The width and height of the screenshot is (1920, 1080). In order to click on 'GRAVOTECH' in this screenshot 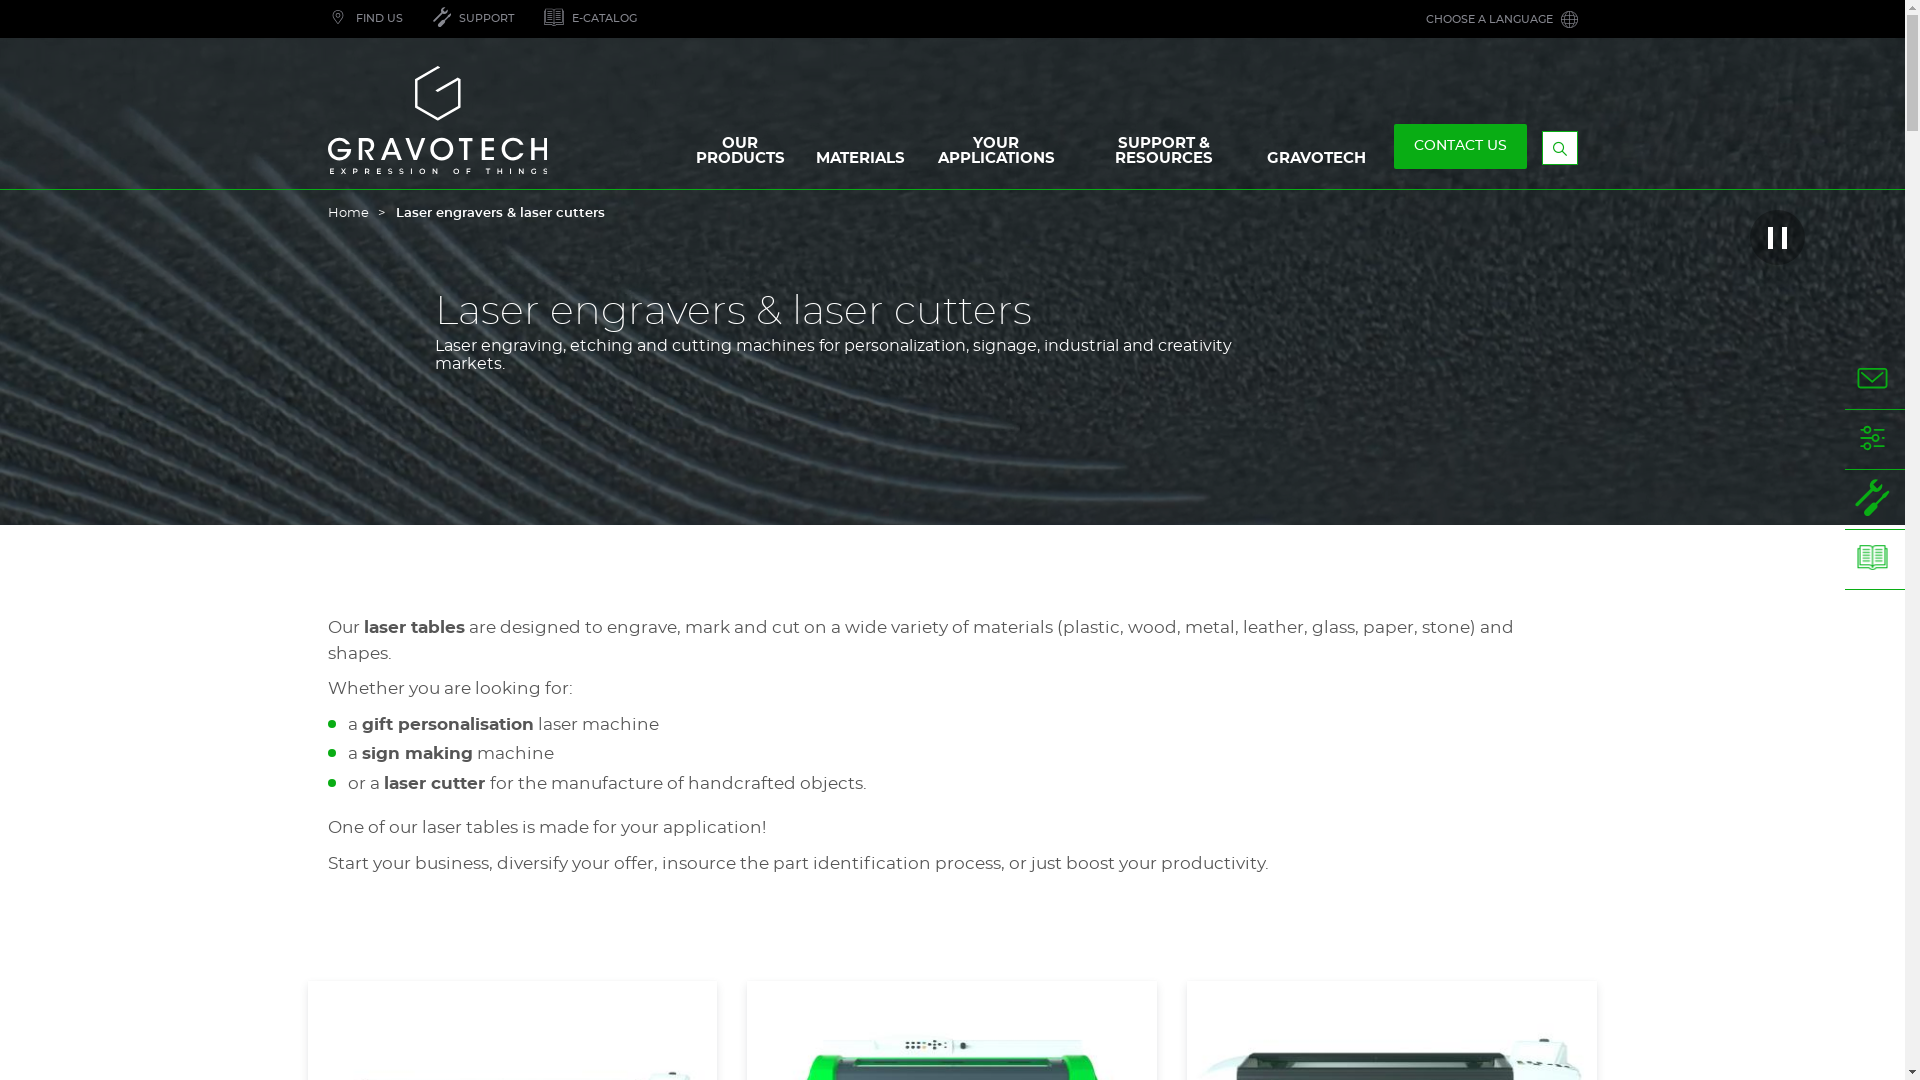, I will do `click(1252, 162)`.